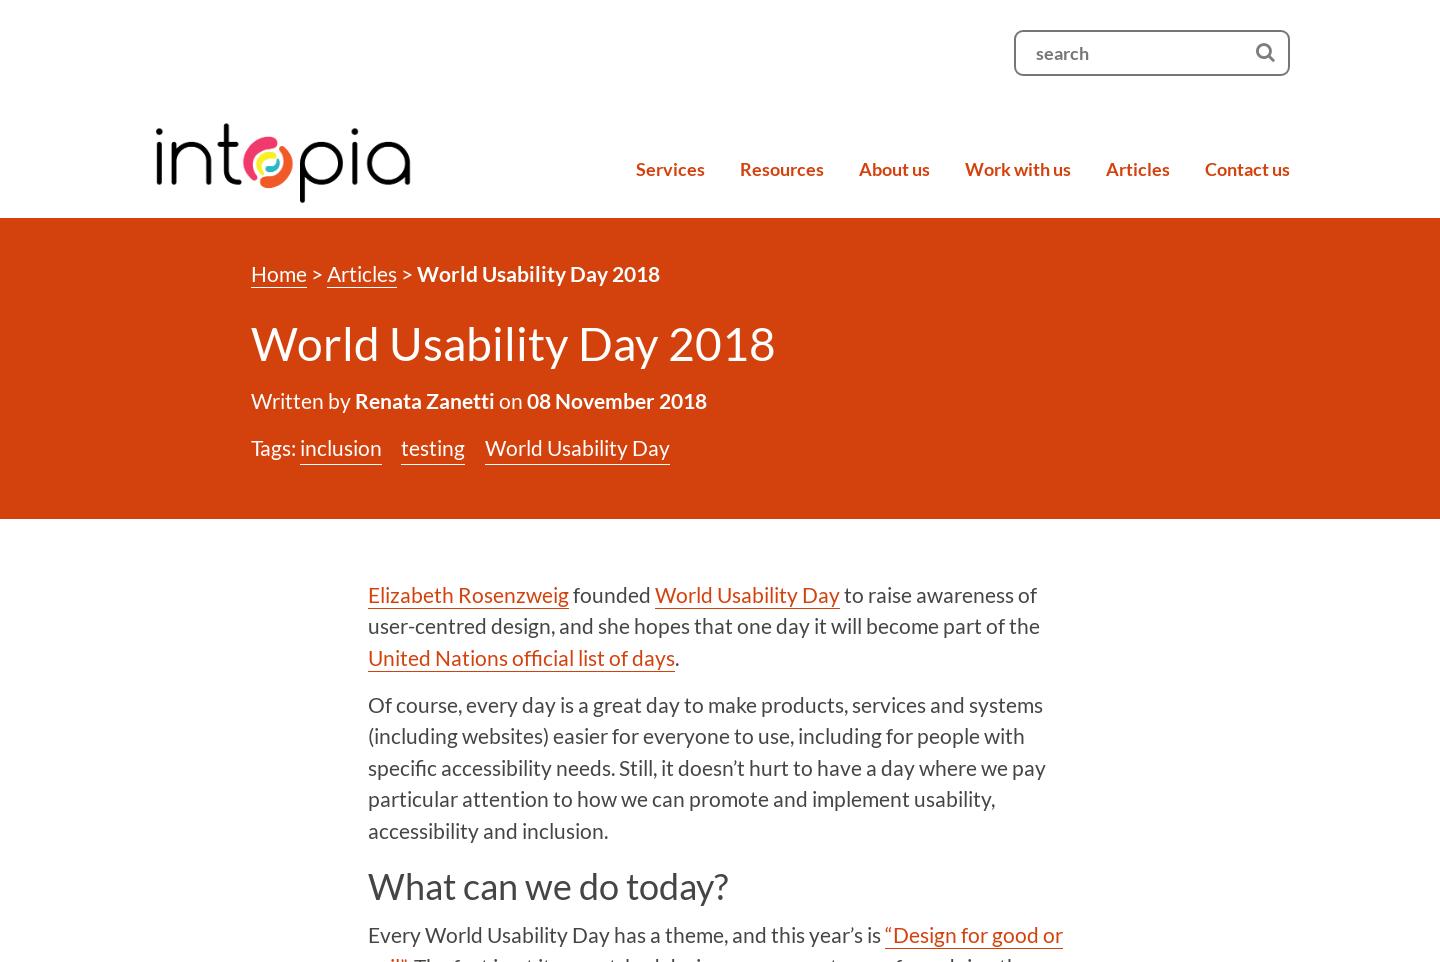 Image resolution: width=1440 pixels, height=962 pixels. What do you see at coordinates (706, 766) in the screenshot?
I see `'Of course, every day is a great day to make products, services and systems (including websites) easier for everyone to use, including for people with specific accessibility needs. Still, it doesn’t hurt to have a day where we pay particular attention to how we can promote and implement usability, accessibility and inclusion.'` at bounding box center [706, 766].